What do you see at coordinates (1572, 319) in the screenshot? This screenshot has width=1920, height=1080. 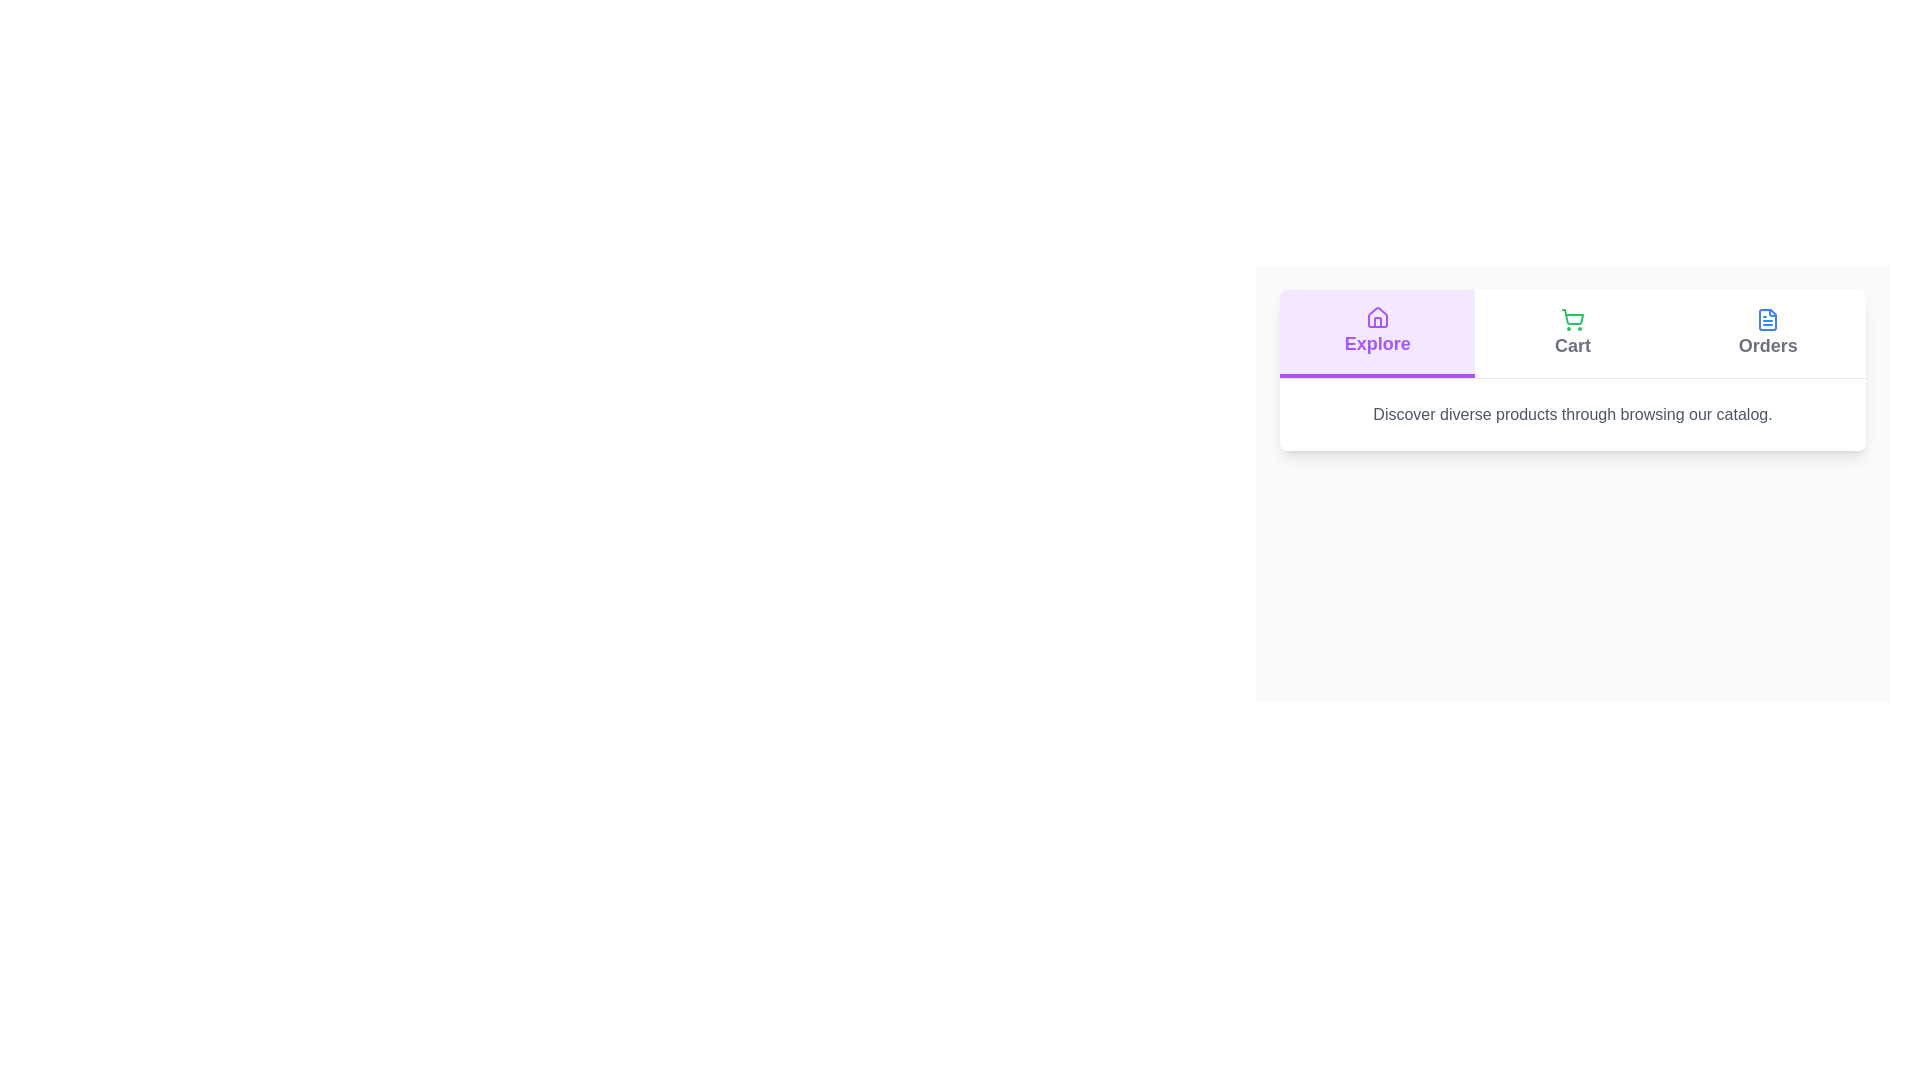 I see `the icon for the Cart tab to examine its visual representation` at bounding box center [1572, 319].